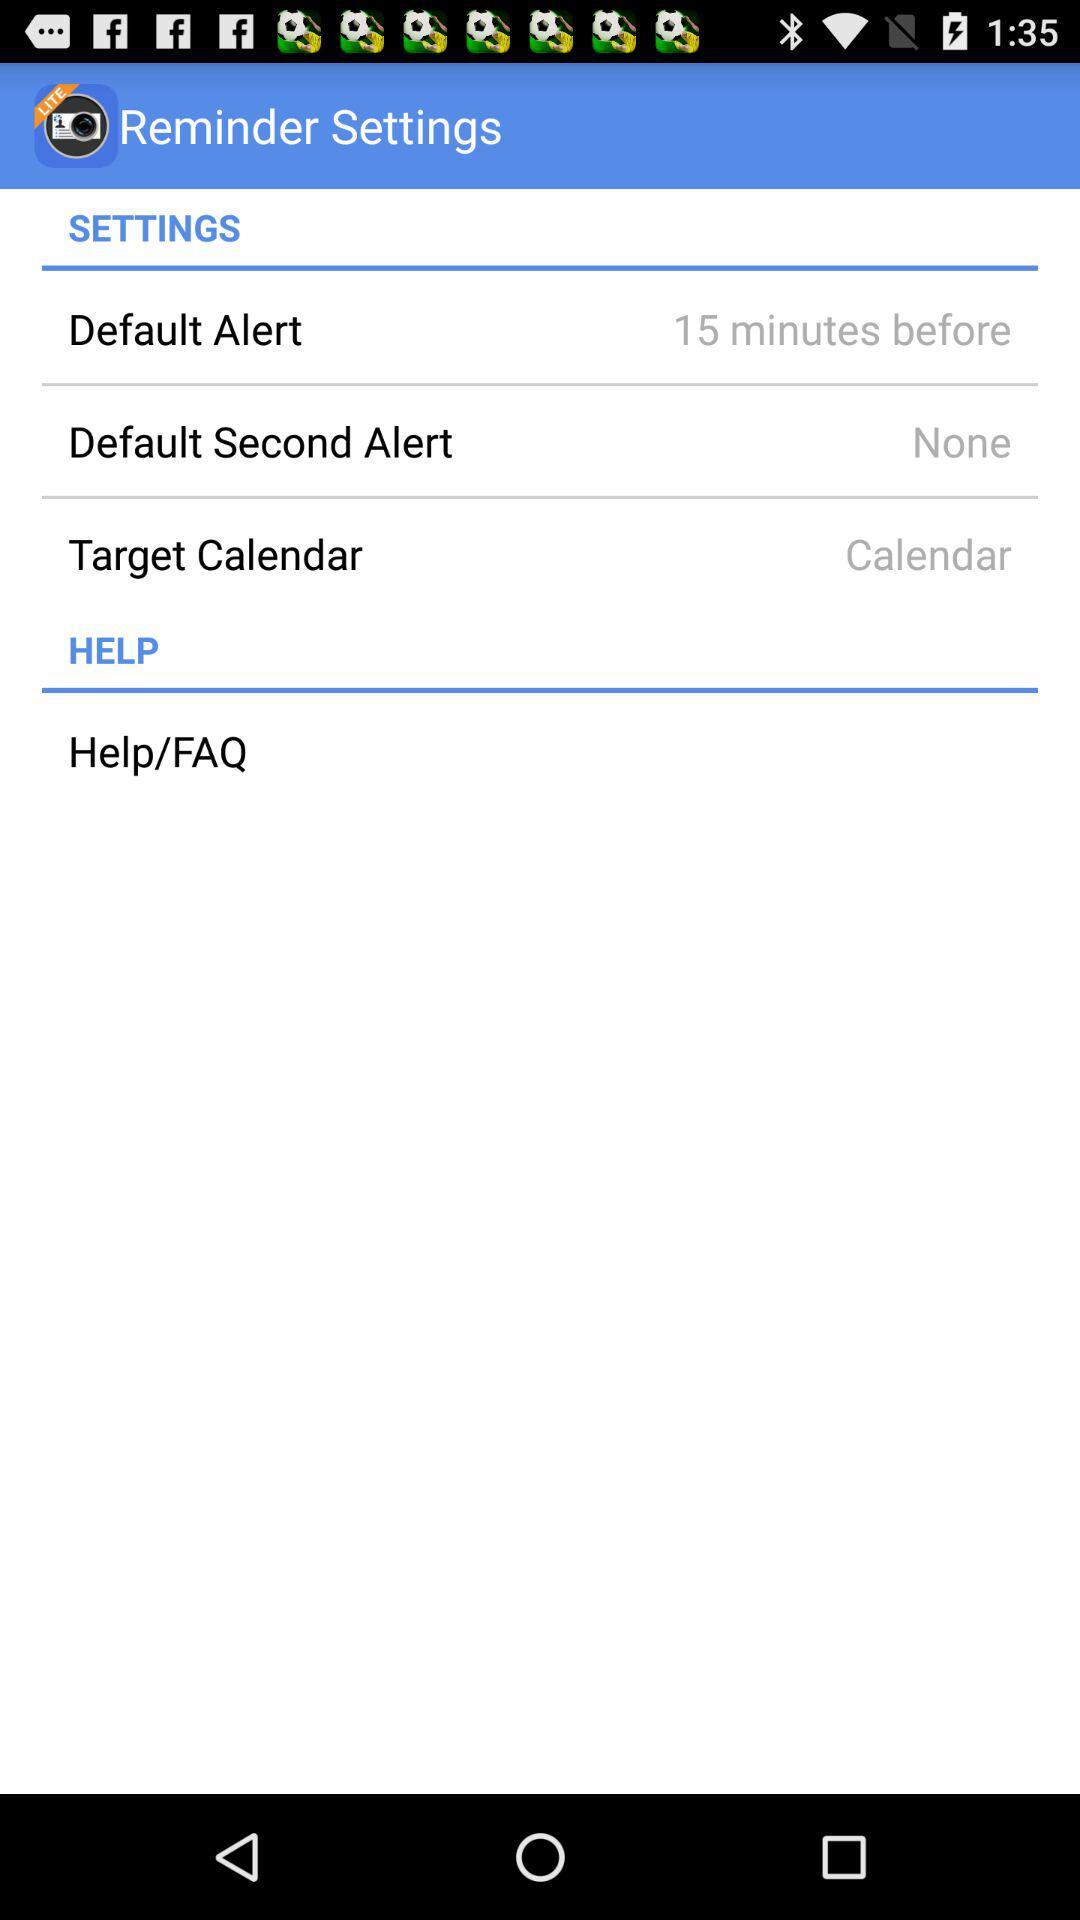 The width and height of the screenshot is (1080, 1920). What do you see at coordinates (814, 328) in the screenshot?
I see `app above none item` at bounding box center [814, 328].